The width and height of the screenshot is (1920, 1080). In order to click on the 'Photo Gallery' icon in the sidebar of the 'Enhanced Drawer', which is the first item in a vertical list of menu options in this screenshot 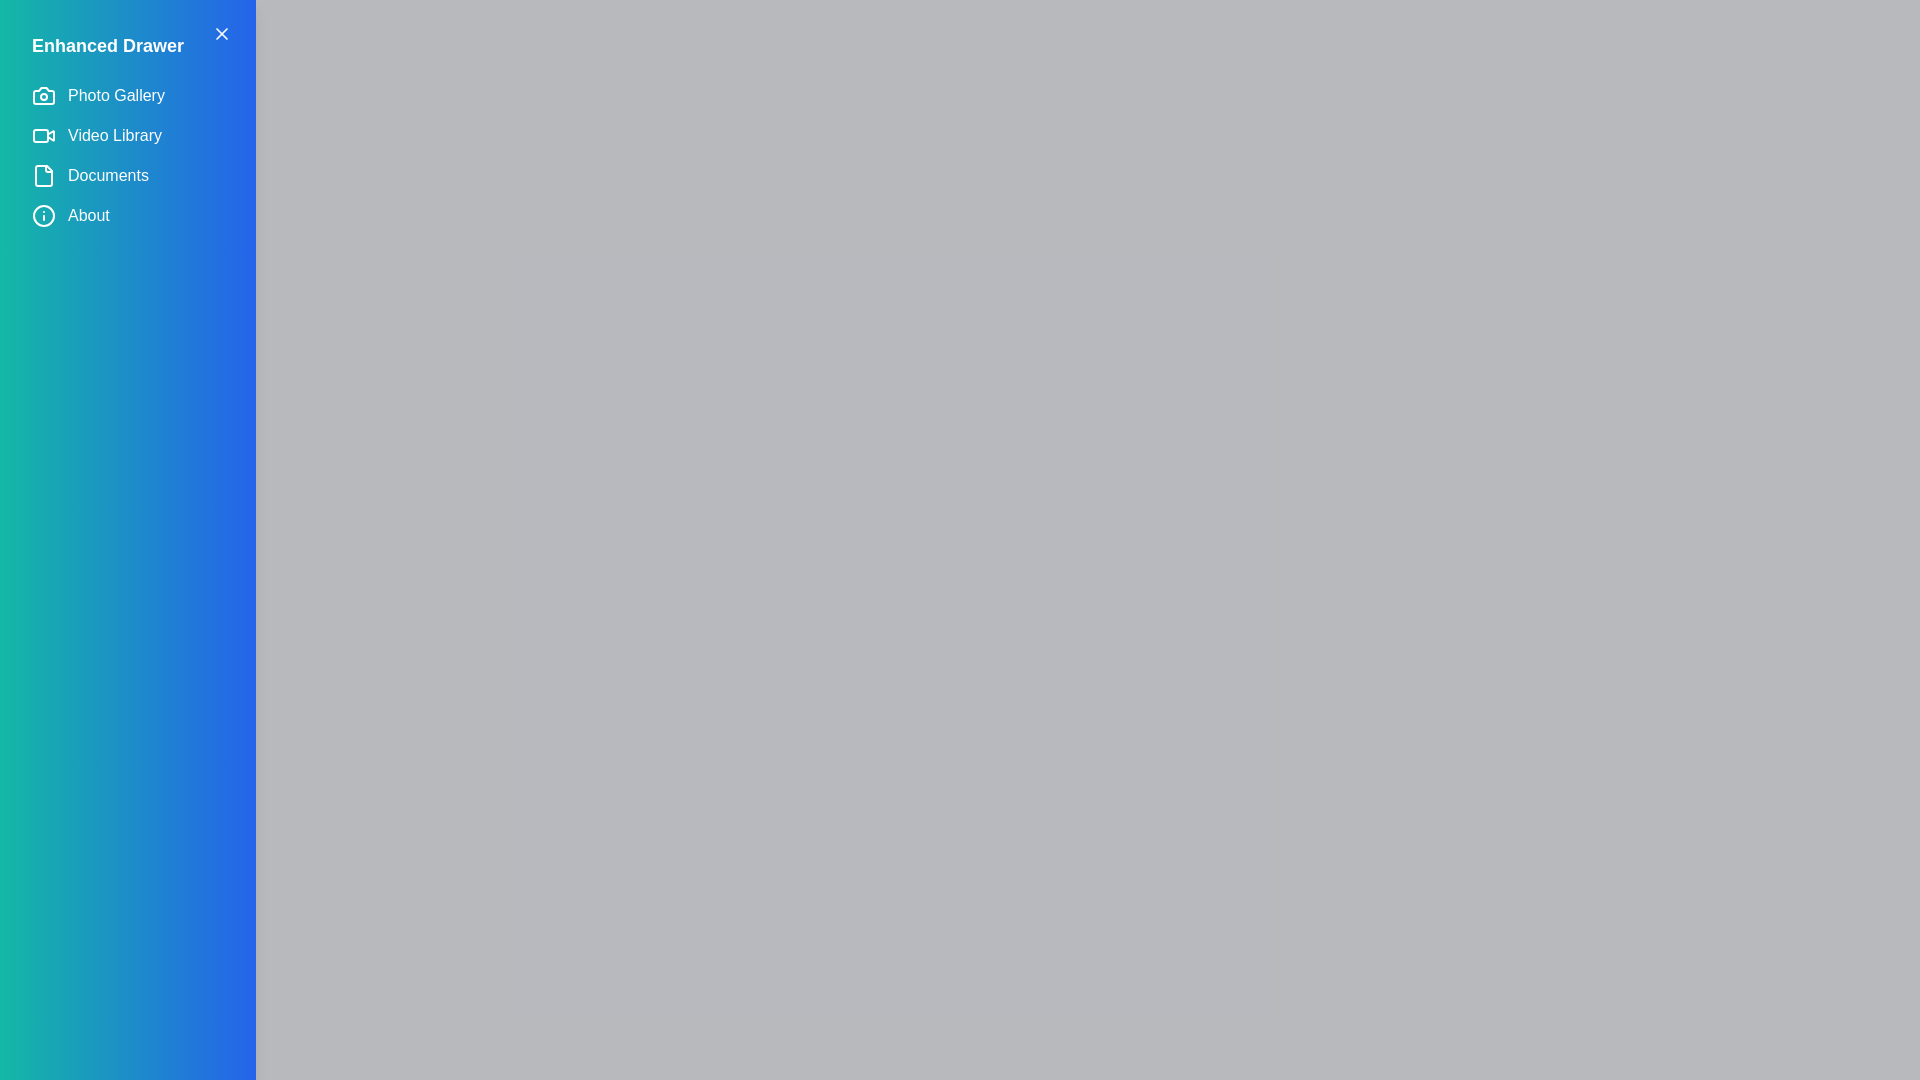, I will do `click(43, 96)`.